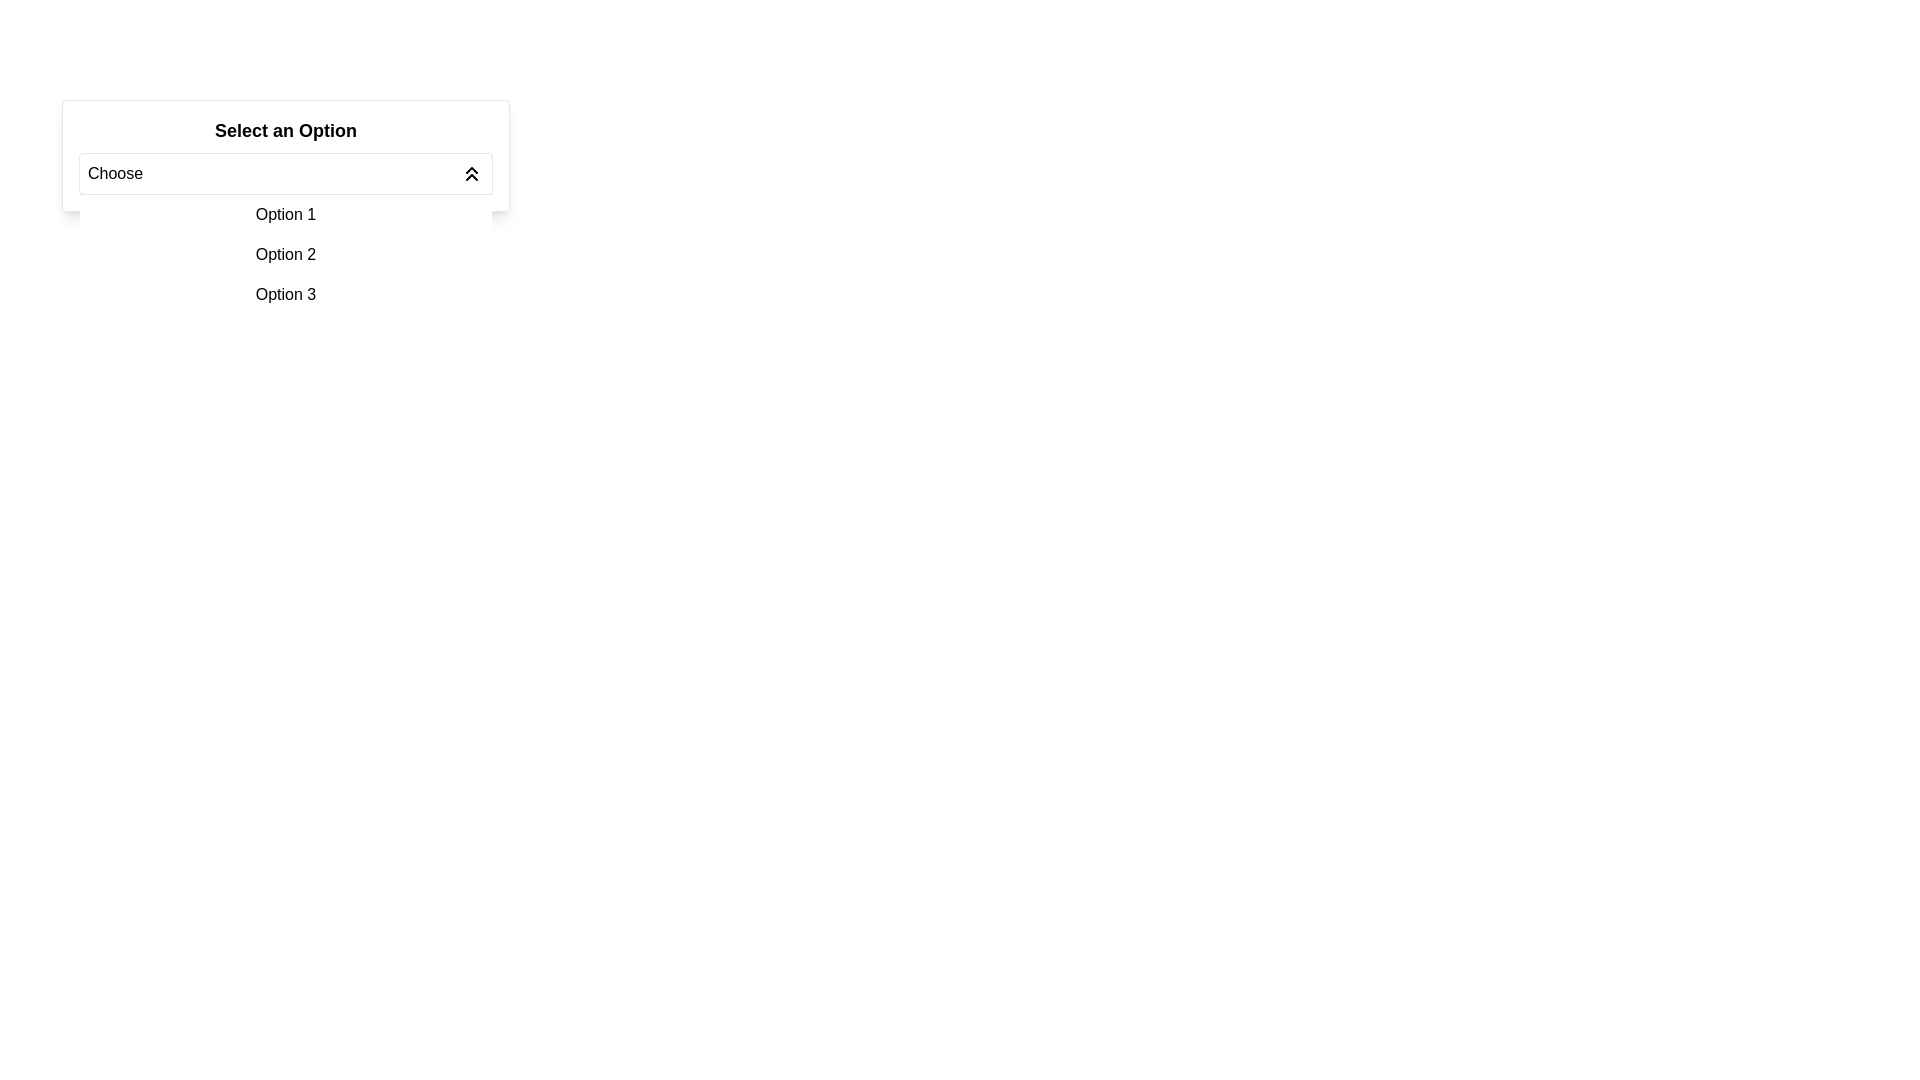  I want to click on the selectable list item for 'Option 3' in the dropdown menu, so click(285, 294).